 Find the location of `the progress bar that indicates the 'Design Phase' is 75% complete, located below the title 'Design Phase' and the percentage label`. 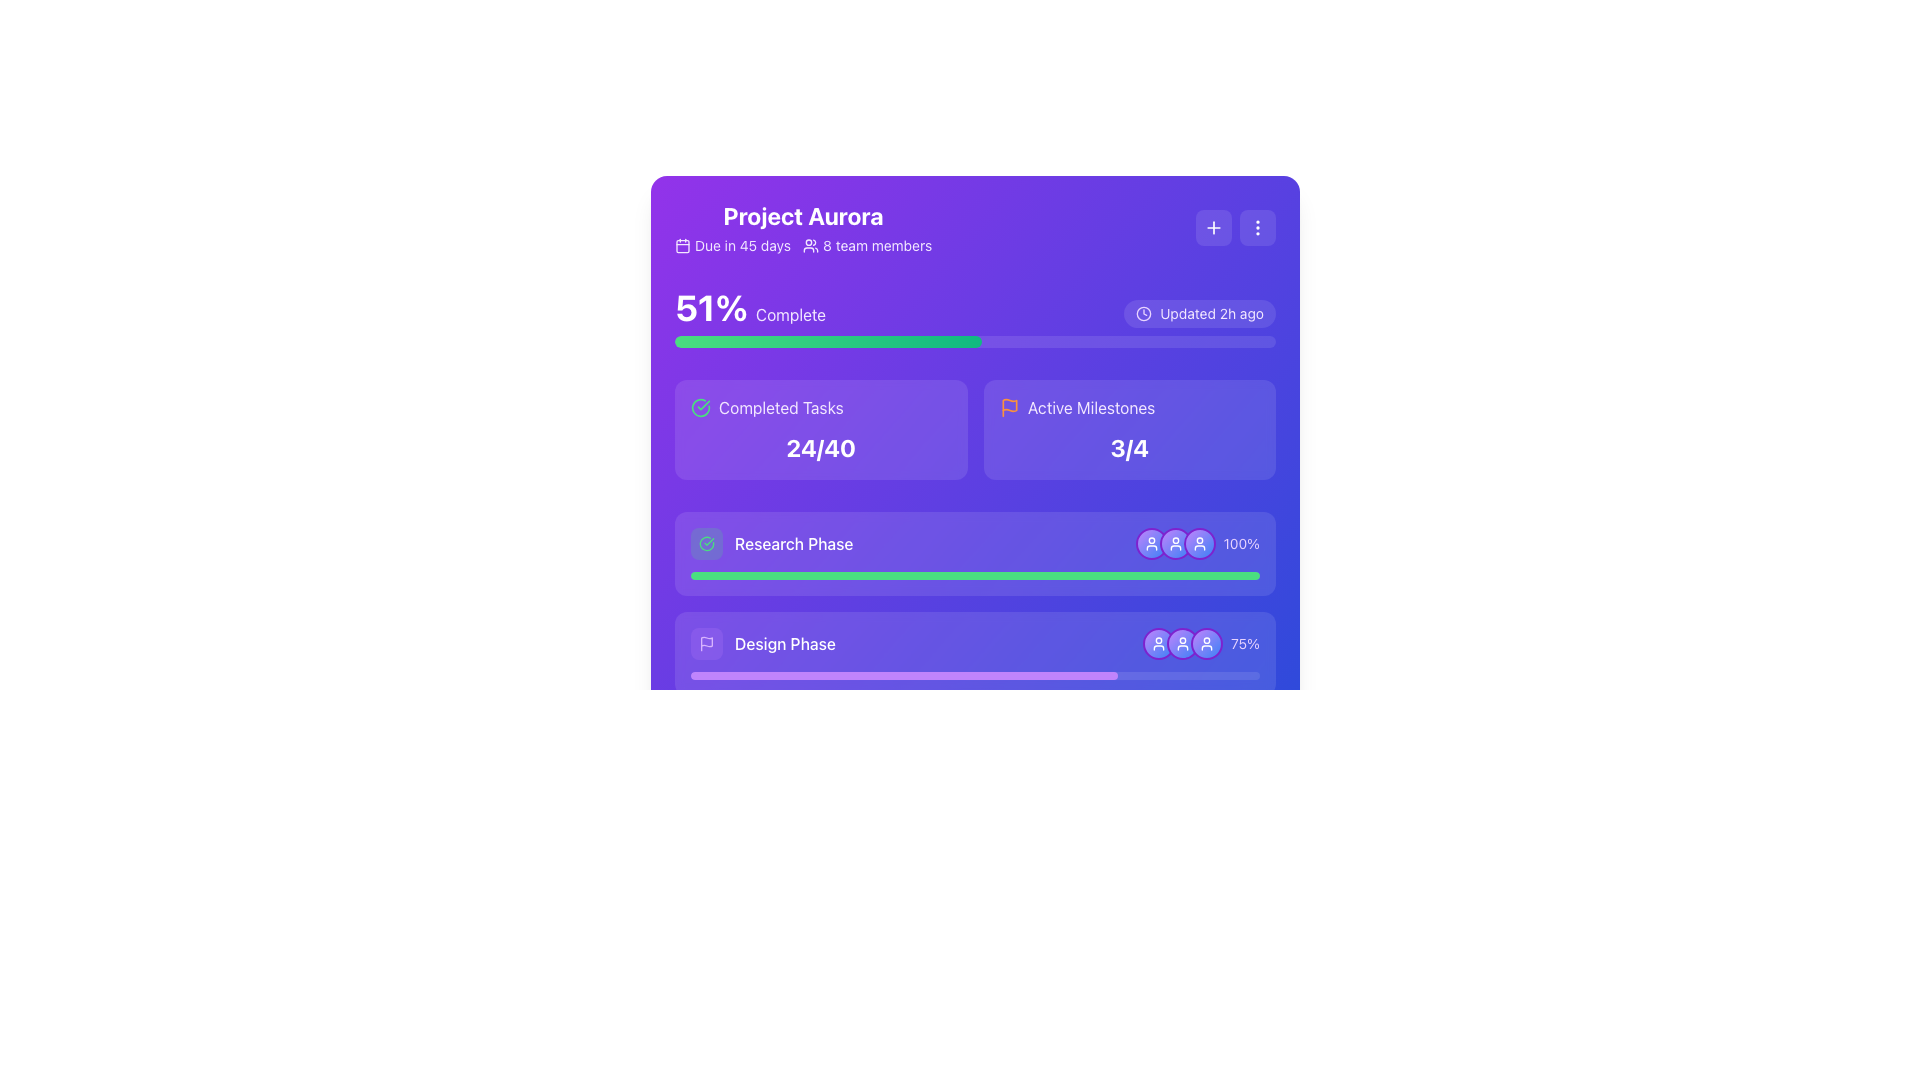

the progress bar that indicates the 'Design Phase' is 75% complete, located below the title 'Design Phase' and the percentage label is located at coordinates (975, 675).